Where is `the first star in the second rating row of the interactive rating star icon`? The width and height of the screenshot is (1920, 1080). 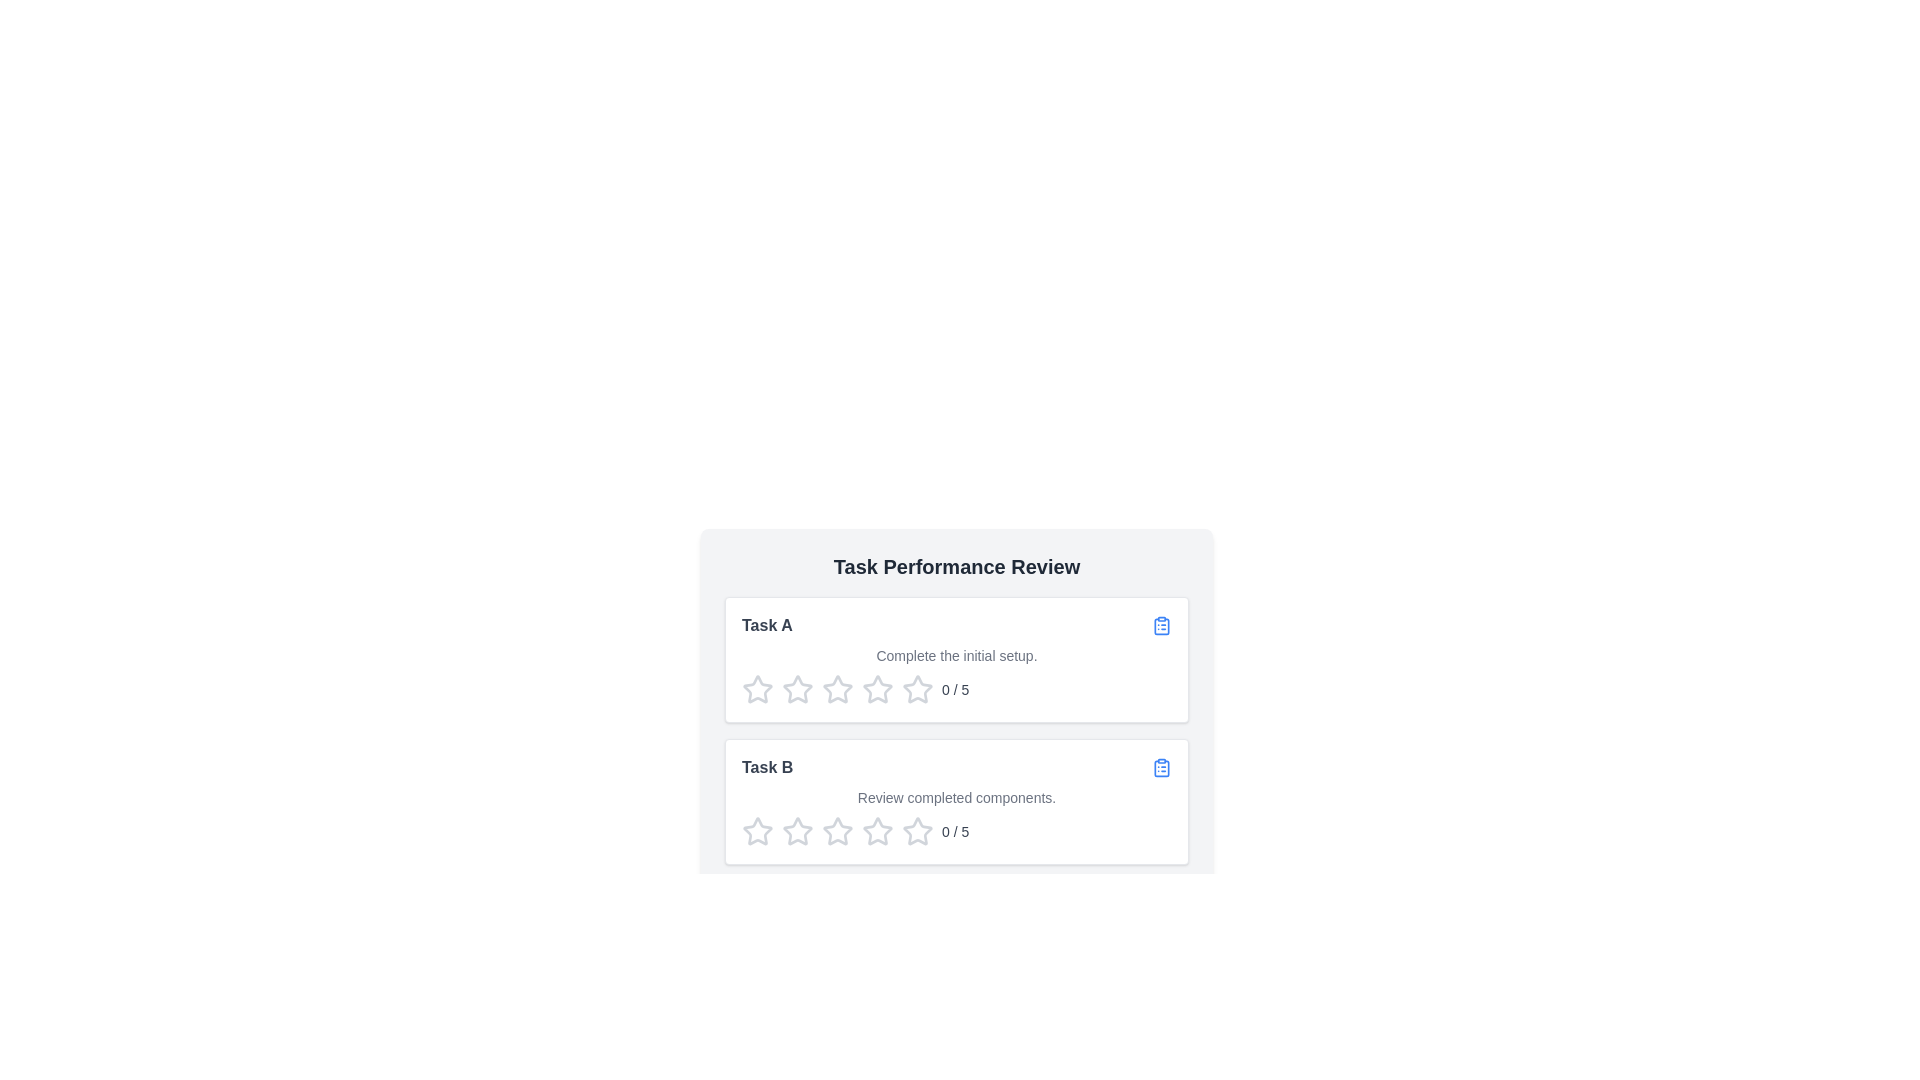 the first star in the second rating row of the interactive rating star icon is located at coordinates (757, 831).